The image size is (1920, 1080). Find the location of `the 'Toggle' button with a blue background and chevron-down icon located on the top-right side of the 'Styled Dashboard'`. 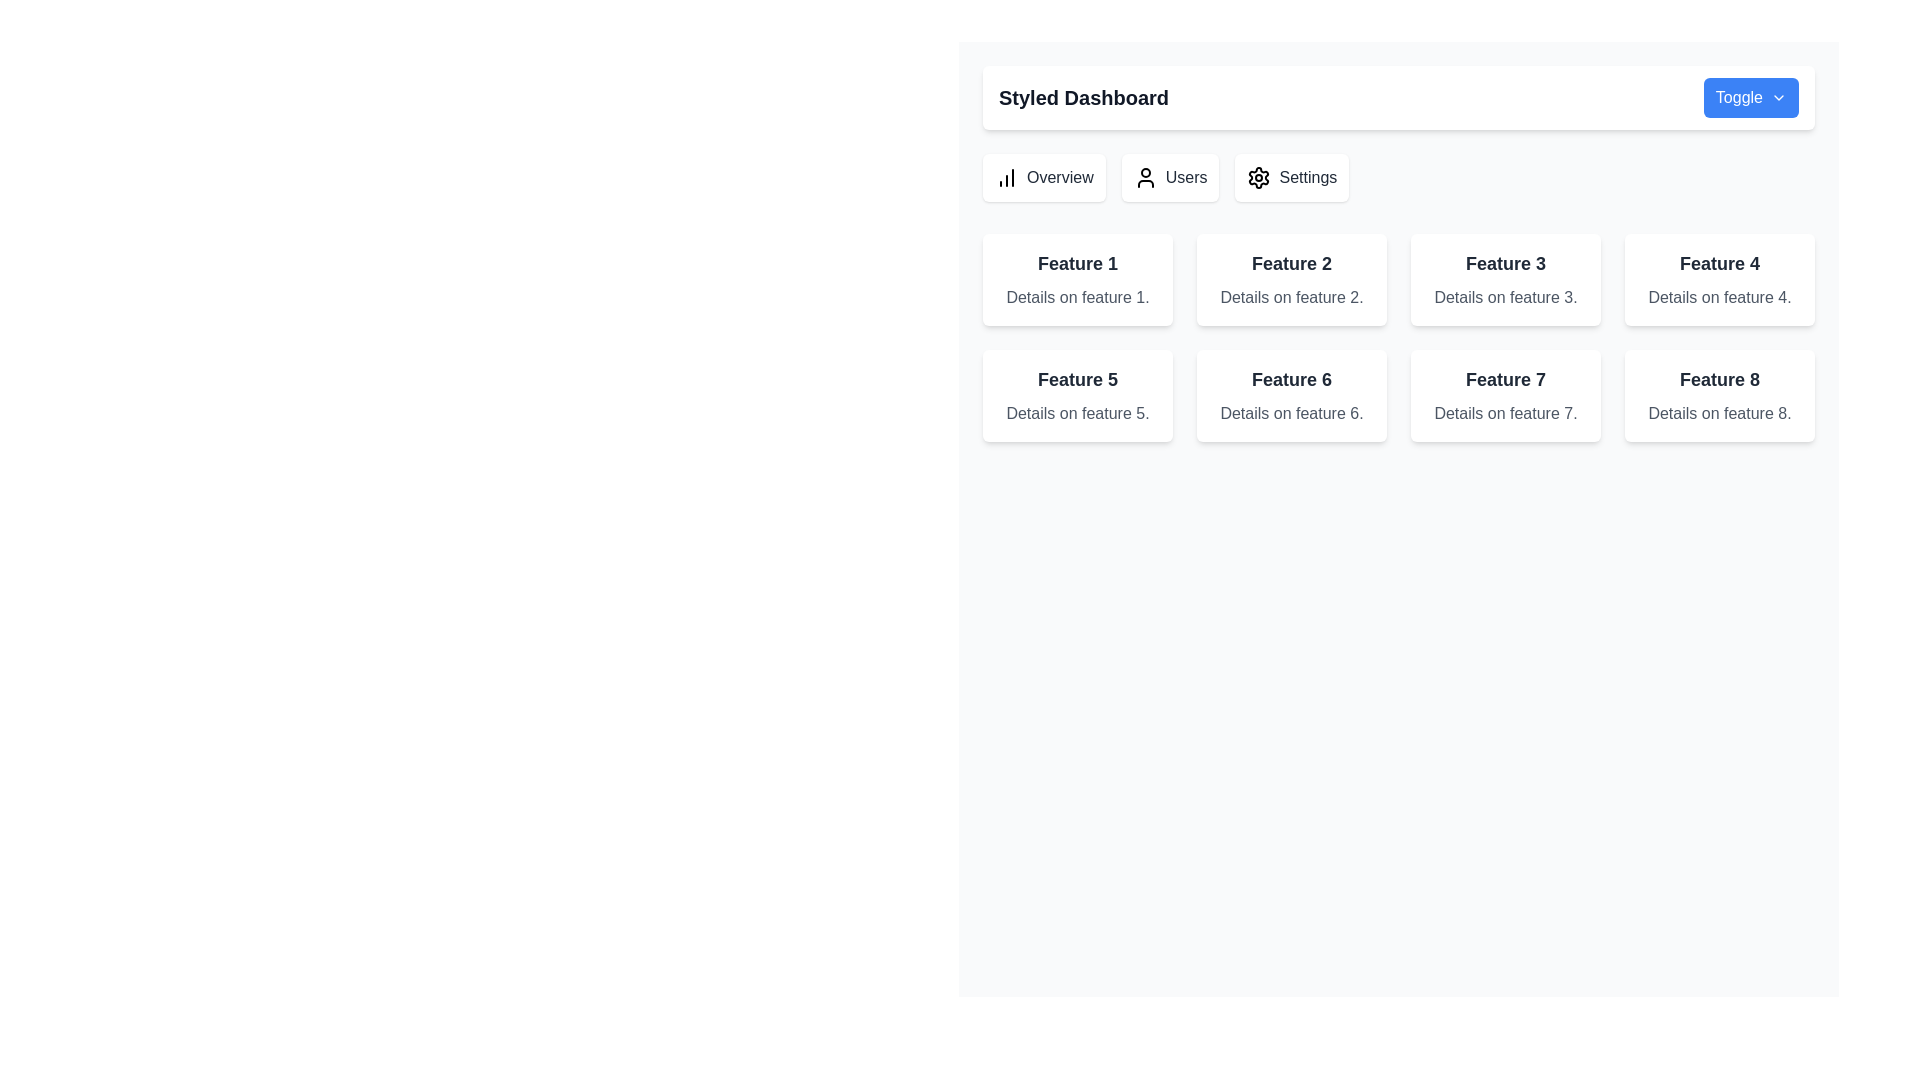

the 'Toggle' button with a blue background and chevron-down icon located on the top-right side of the 'Styled Dashboard' is located at coordinates (1750, 97).